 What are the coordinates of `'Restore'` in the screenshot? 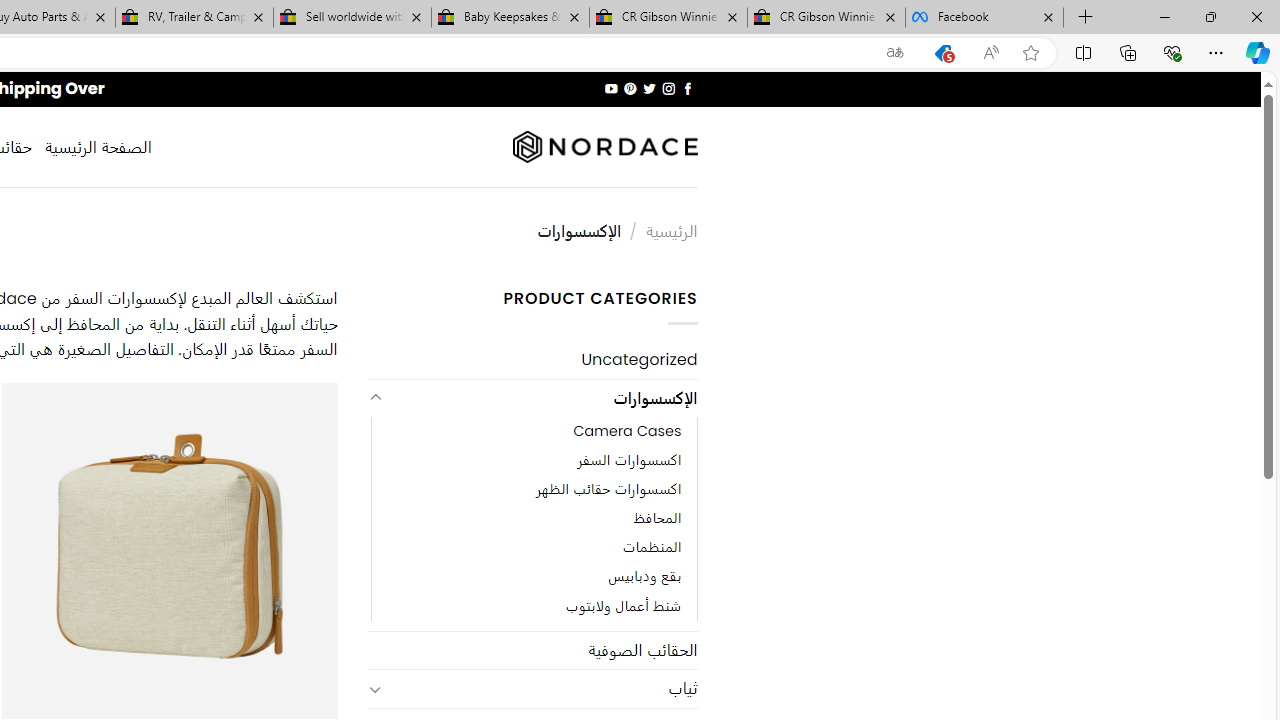 It's located at (1209, 16).